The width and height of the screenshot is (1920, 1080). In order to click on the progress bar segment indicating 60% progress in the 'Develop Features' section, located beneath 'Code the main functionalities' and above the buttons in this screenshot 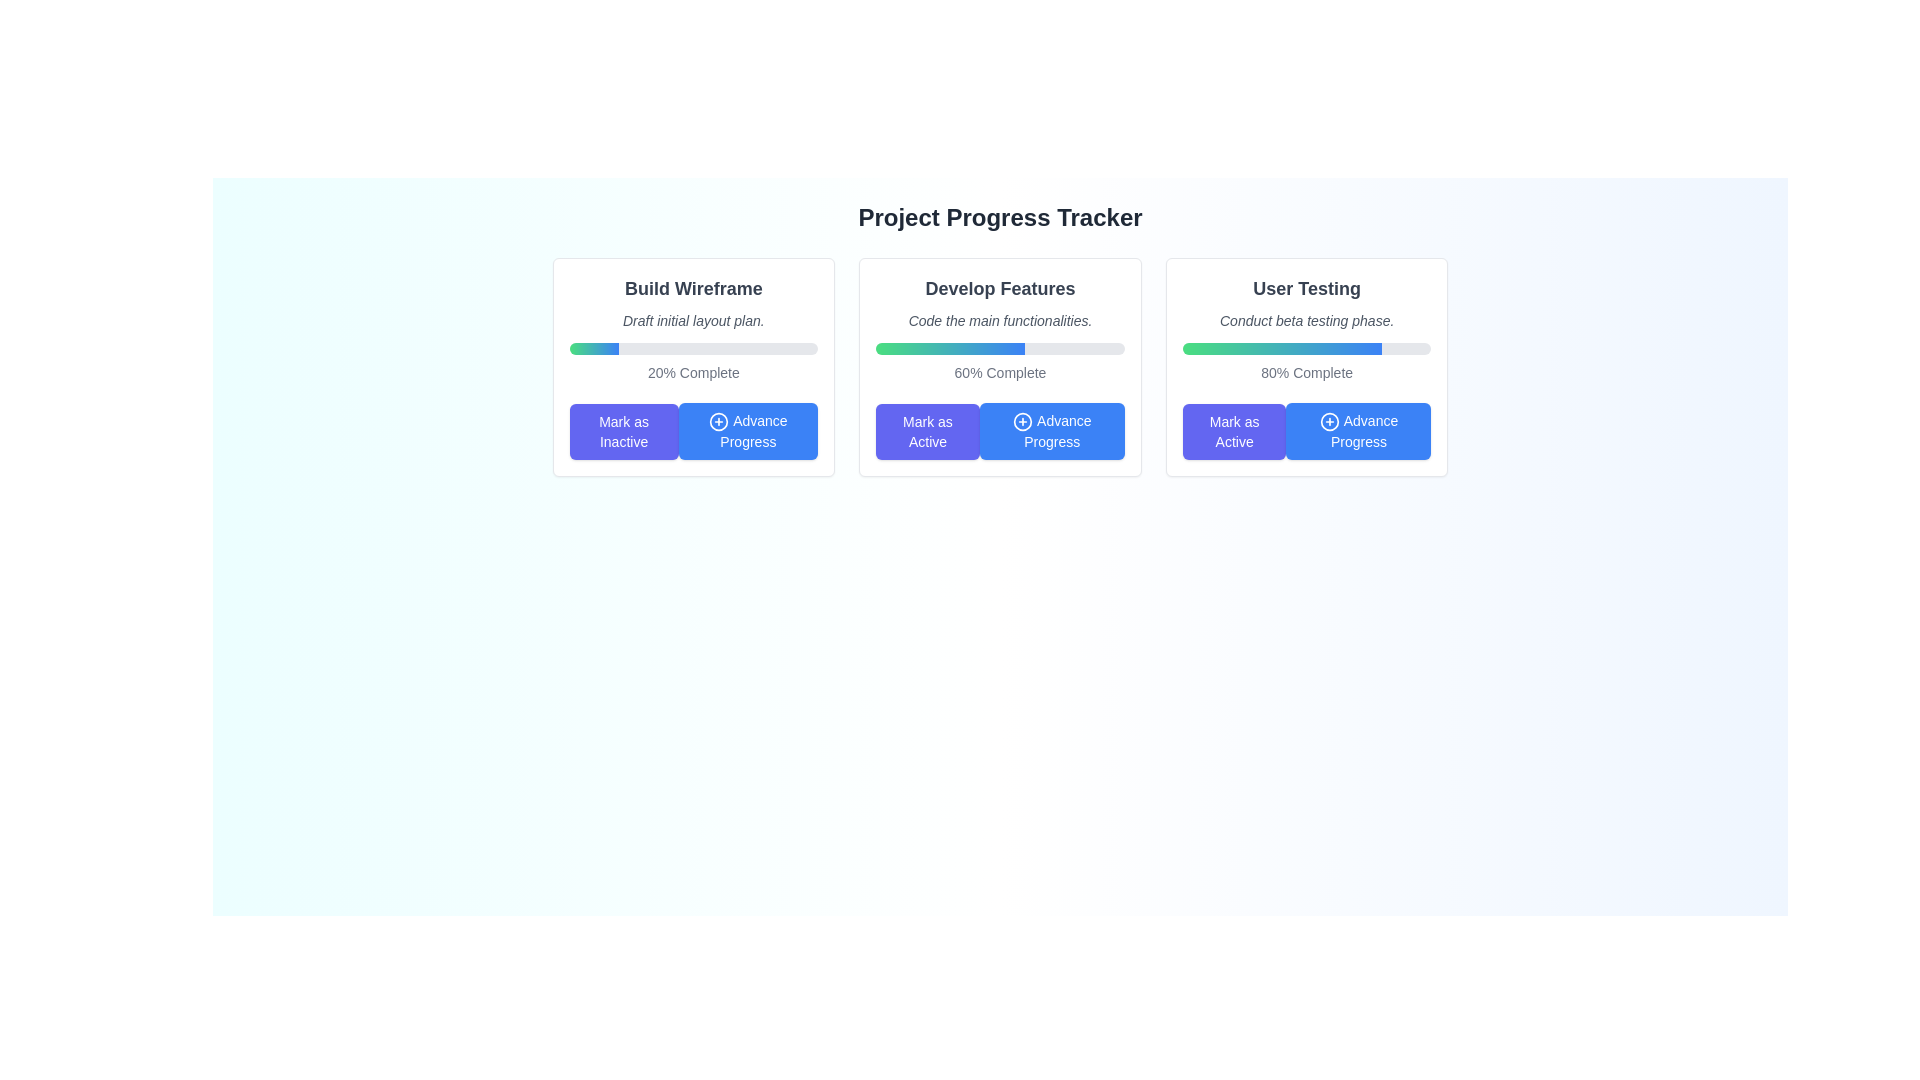, I will do `click(949, 347)`.